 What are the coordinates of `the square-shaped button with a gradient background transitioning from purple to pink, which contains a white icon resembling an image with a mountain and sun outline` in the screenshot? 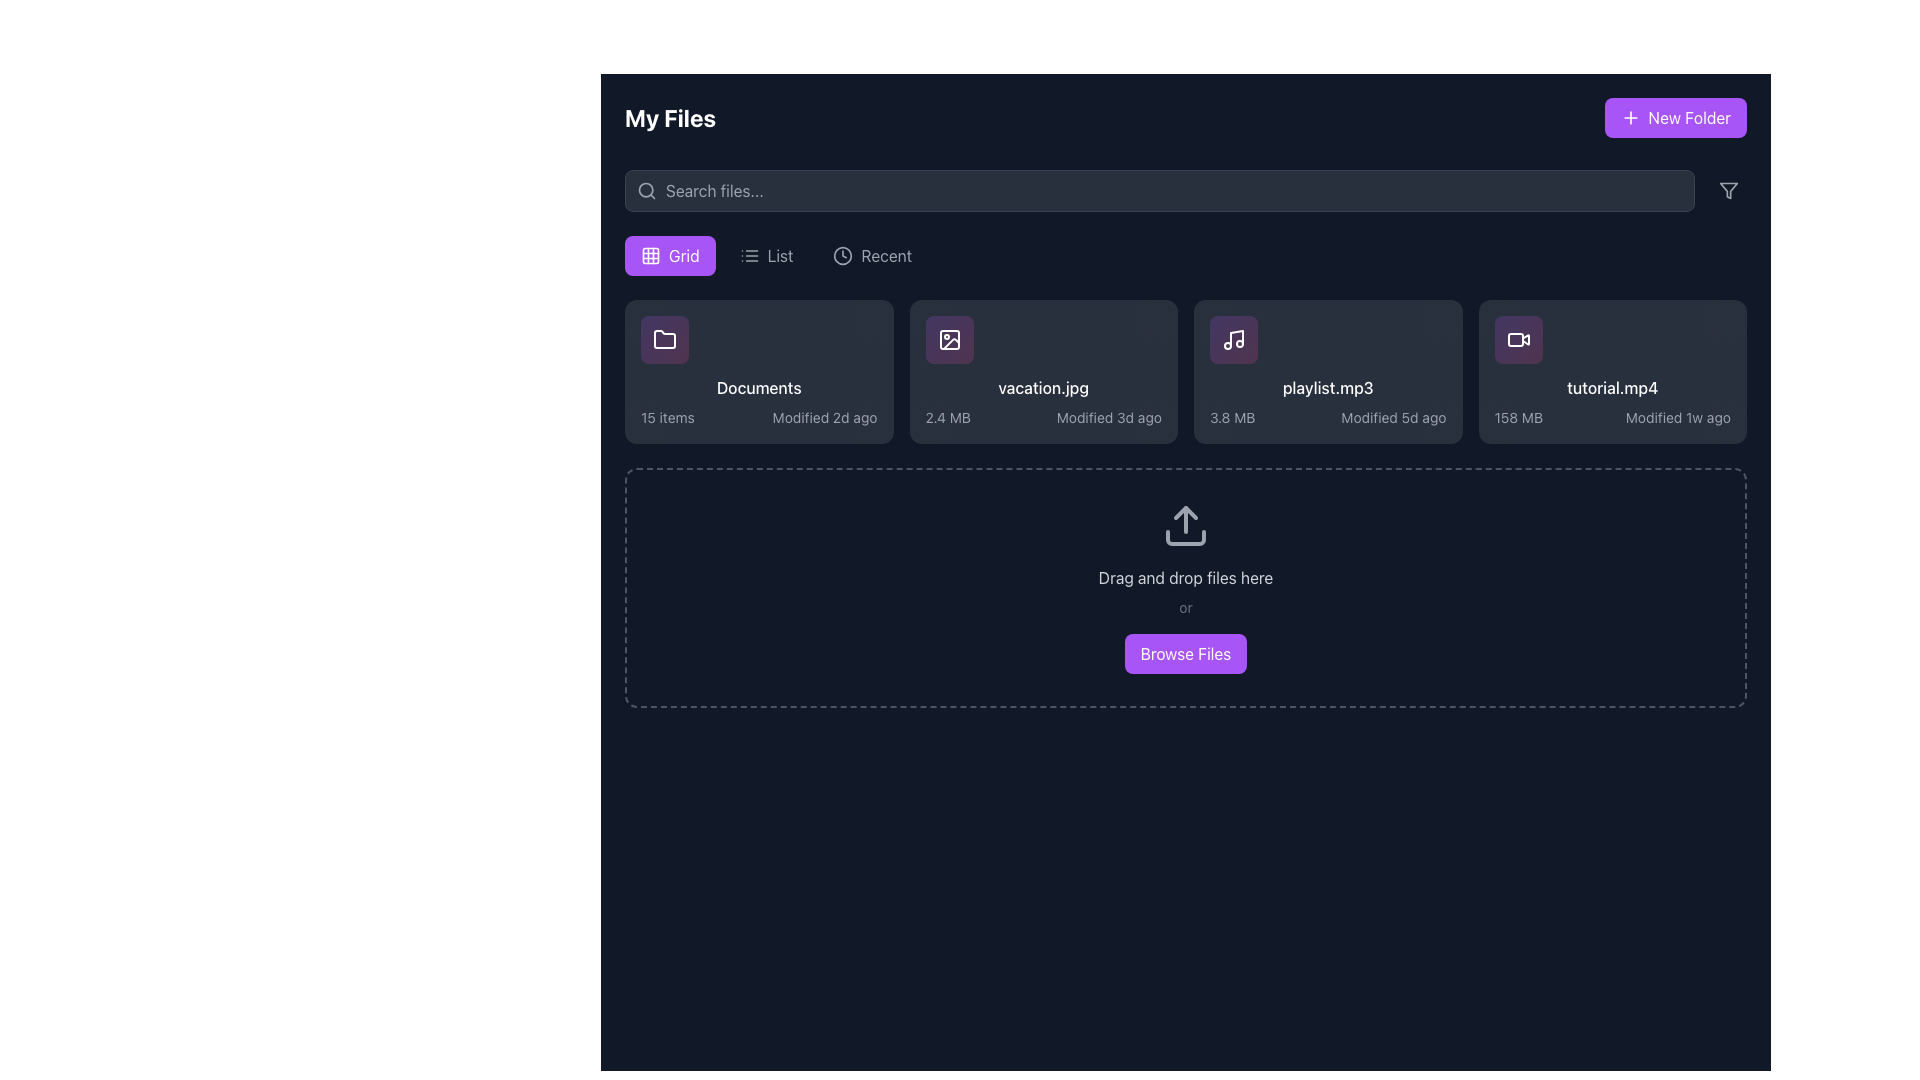 It's located at (948, 338).